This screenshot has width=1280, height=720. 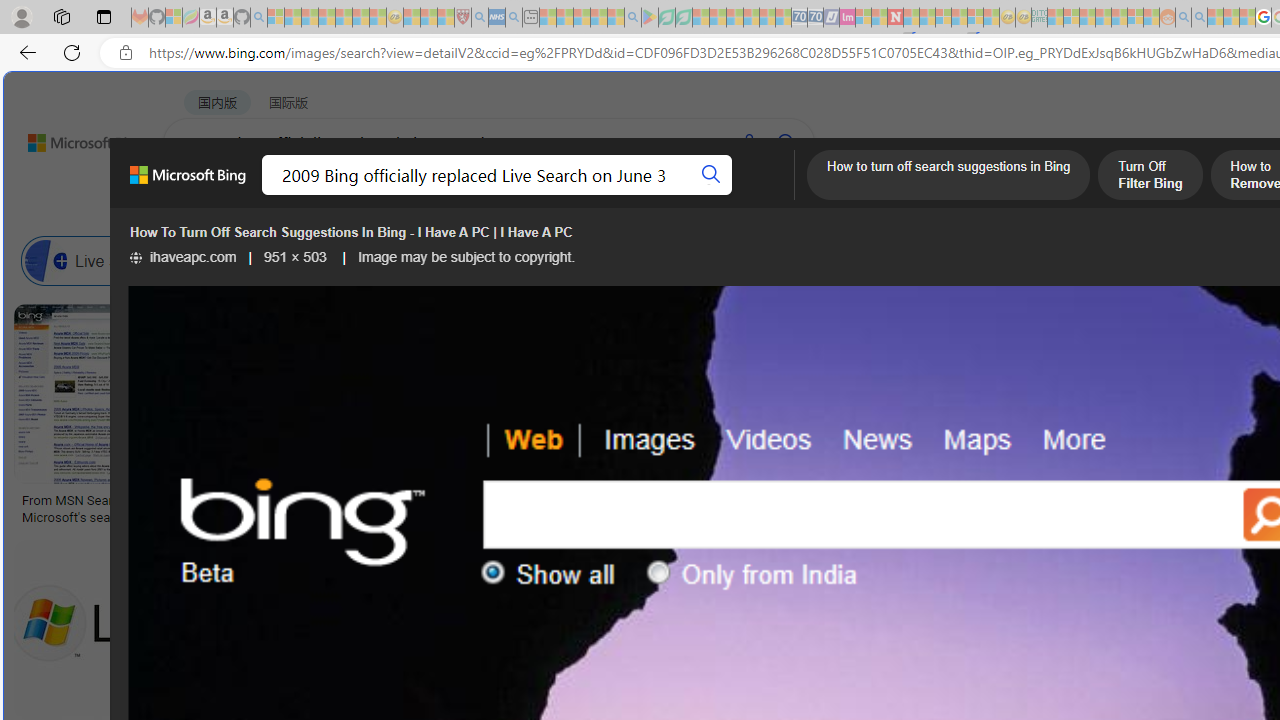 What do you see at coordinates (650, 17) in the screenshot?
I see `'Bluey: Let'` at bounding box center [650, 17].